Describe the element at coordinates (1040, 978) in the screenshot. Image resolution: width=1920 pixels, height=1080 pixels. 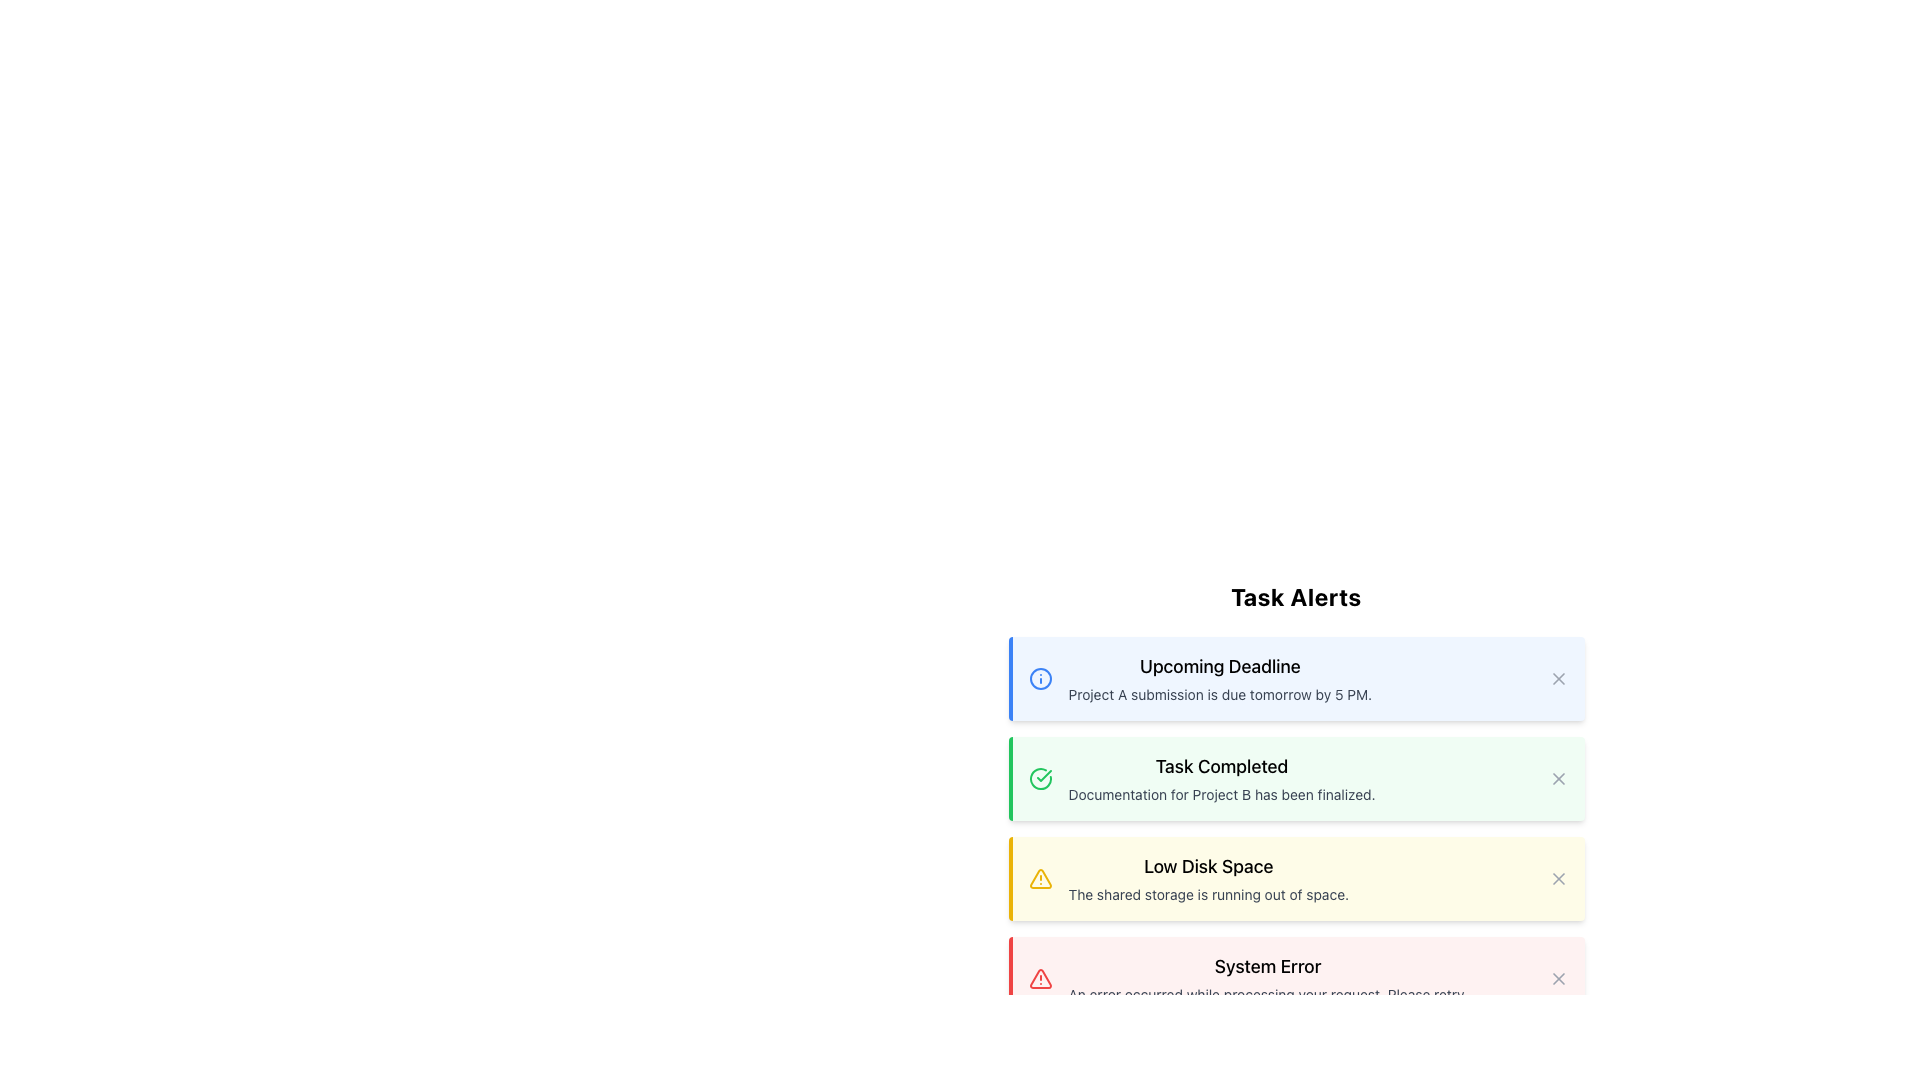
I see `the error alert icon located on the left side of the 'System Error' message in the 'Task Alerts' section` at that location.